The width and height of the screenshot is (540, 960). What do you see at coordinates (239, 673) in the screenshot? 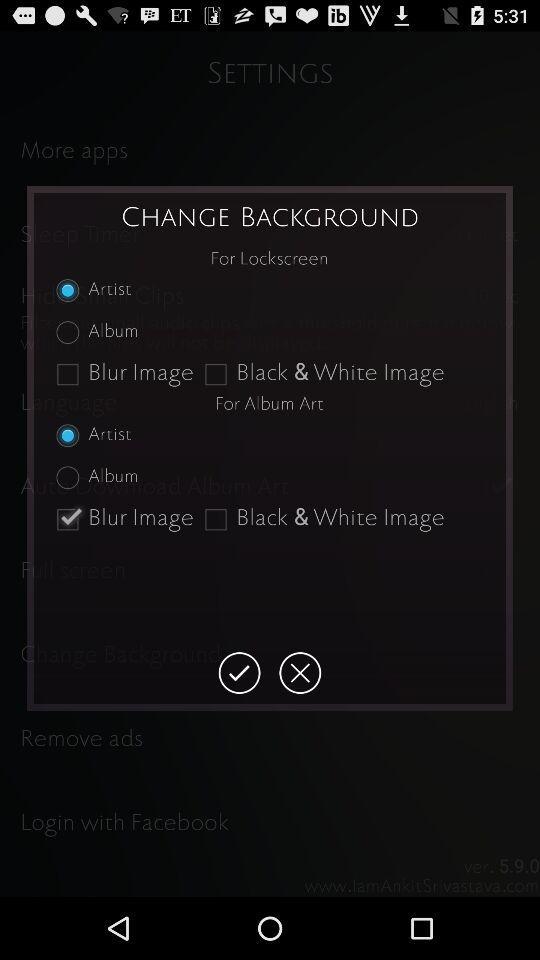
I see `search button` at bounding box center [239, 673].